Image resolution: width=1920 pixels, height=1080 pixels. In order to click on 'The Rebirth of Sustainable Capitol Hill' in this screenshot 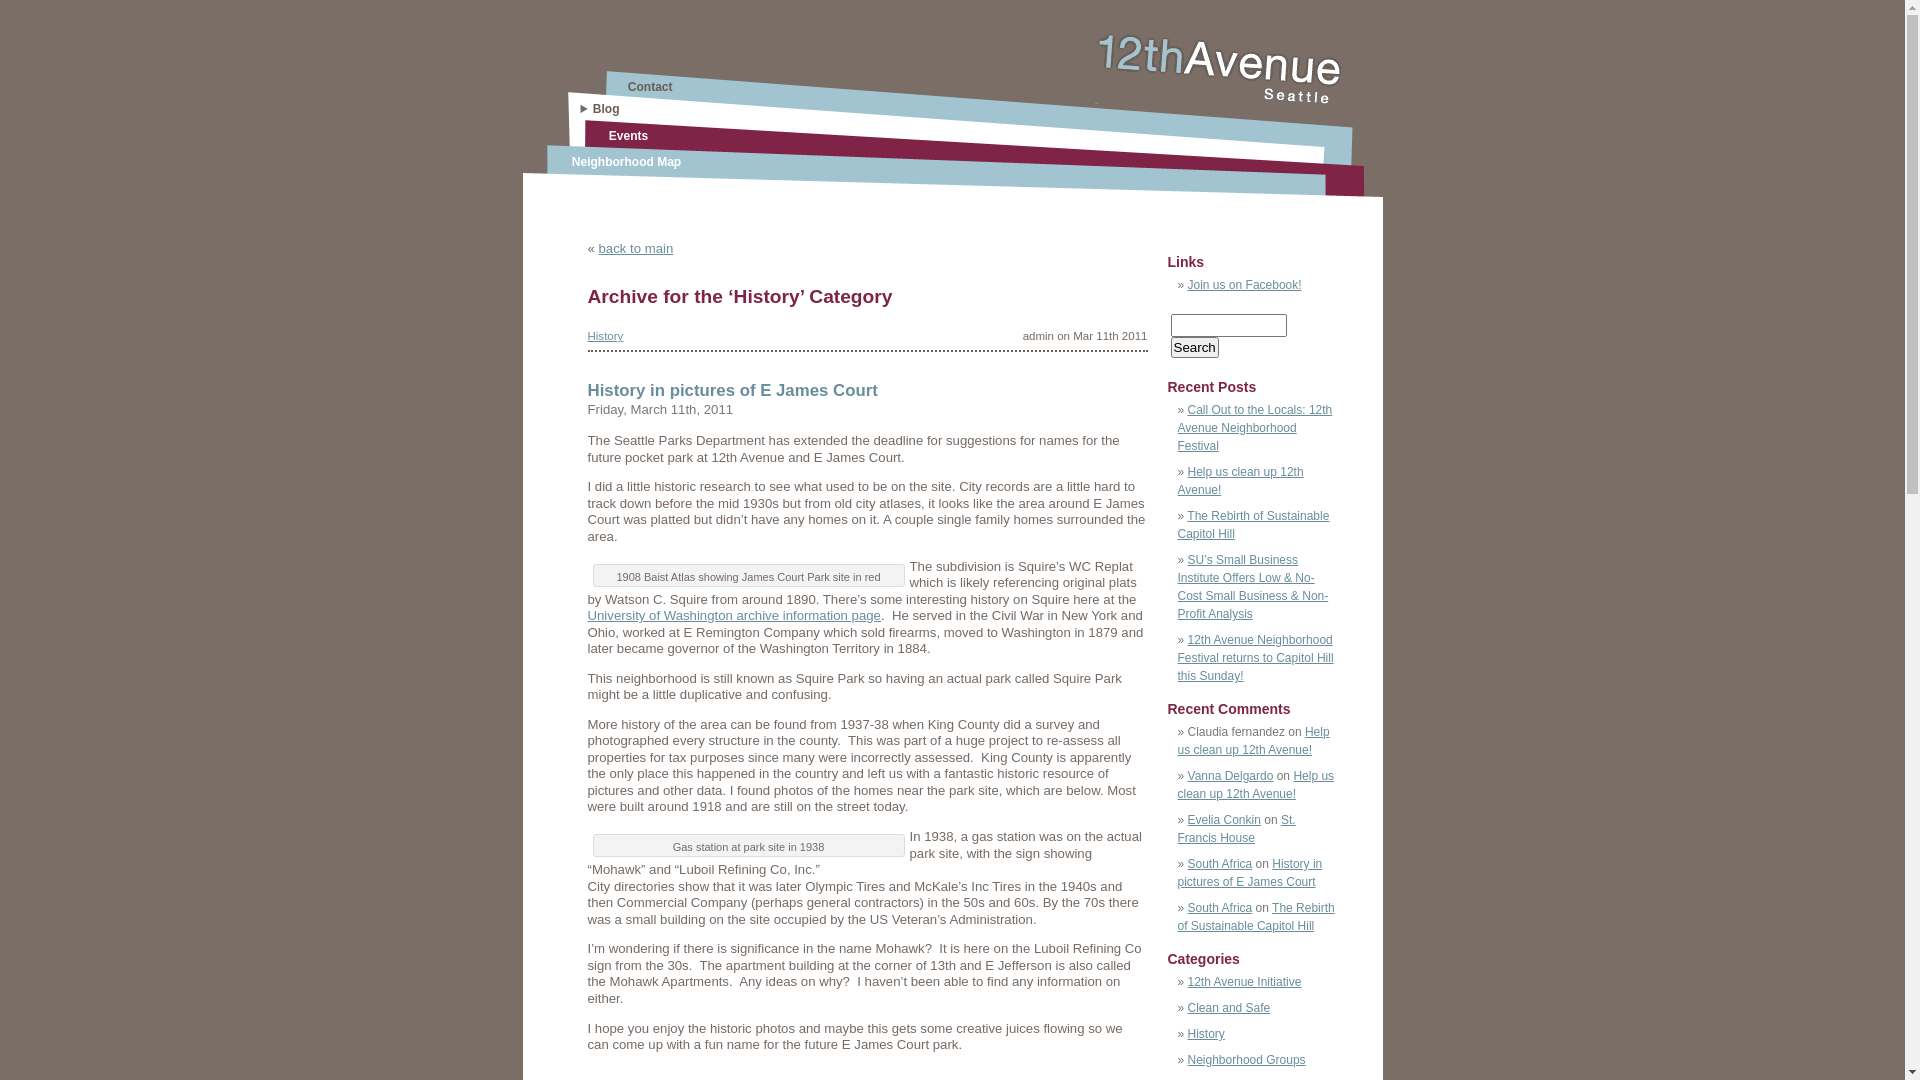, I will do `click(1255, 917)`.